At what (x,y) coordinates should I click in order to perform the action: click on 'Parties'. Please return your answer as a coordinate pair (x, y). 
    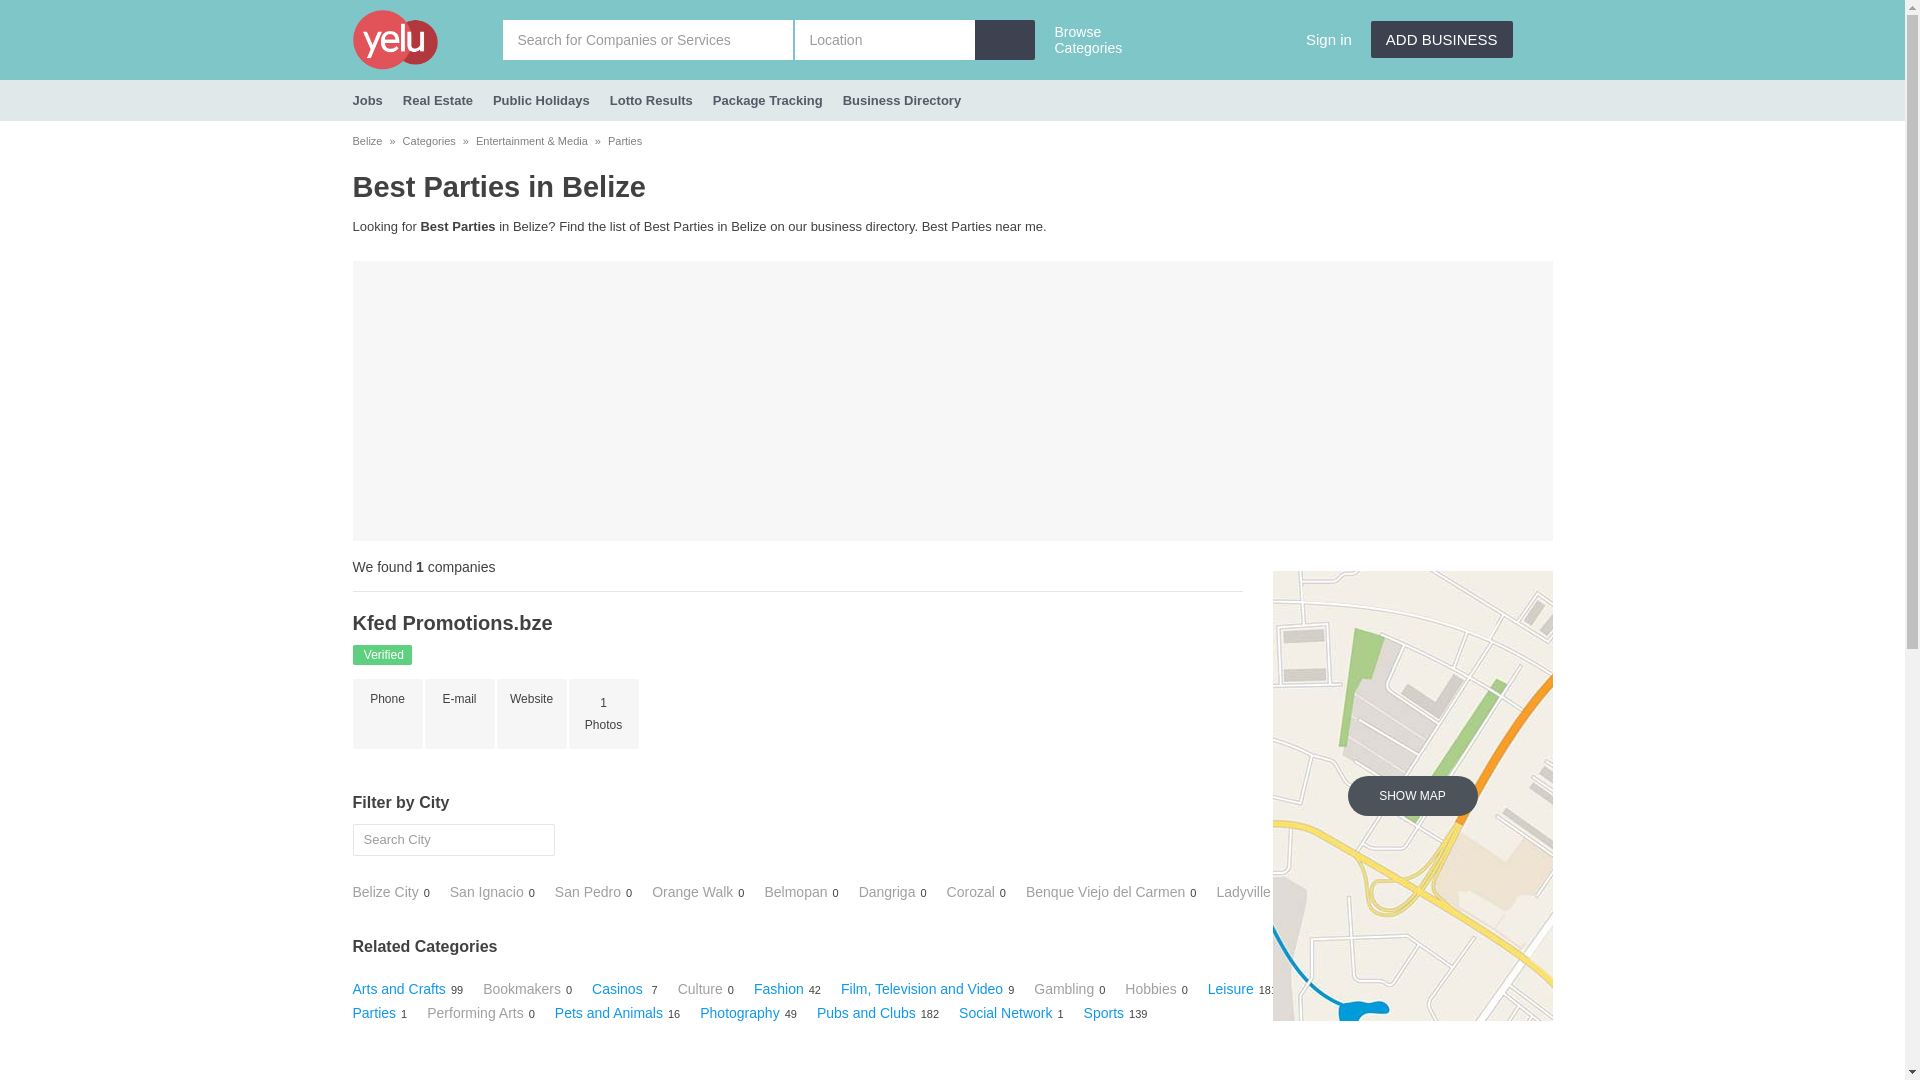
    Looking at the image, I should click on (374, 1013).